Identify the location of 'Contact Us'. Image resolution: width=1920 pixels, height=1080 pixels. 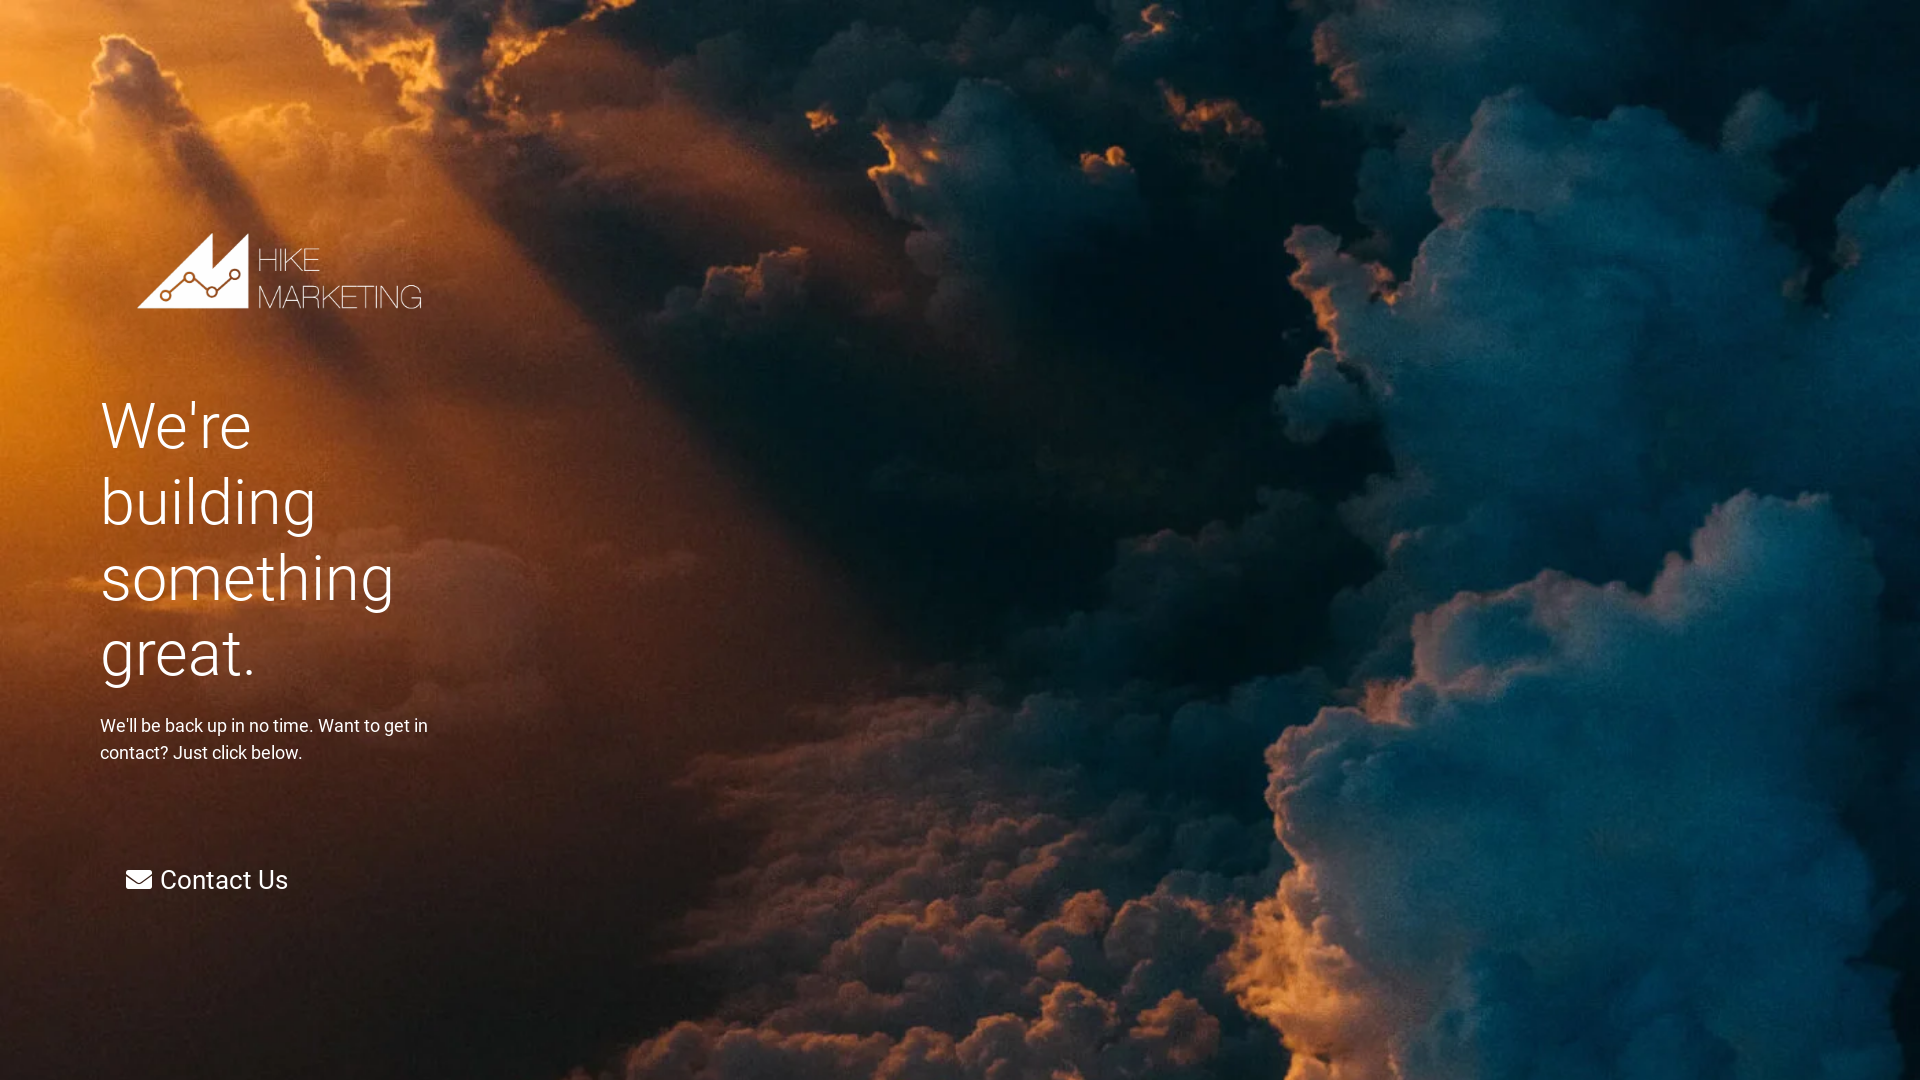
(206, 878).